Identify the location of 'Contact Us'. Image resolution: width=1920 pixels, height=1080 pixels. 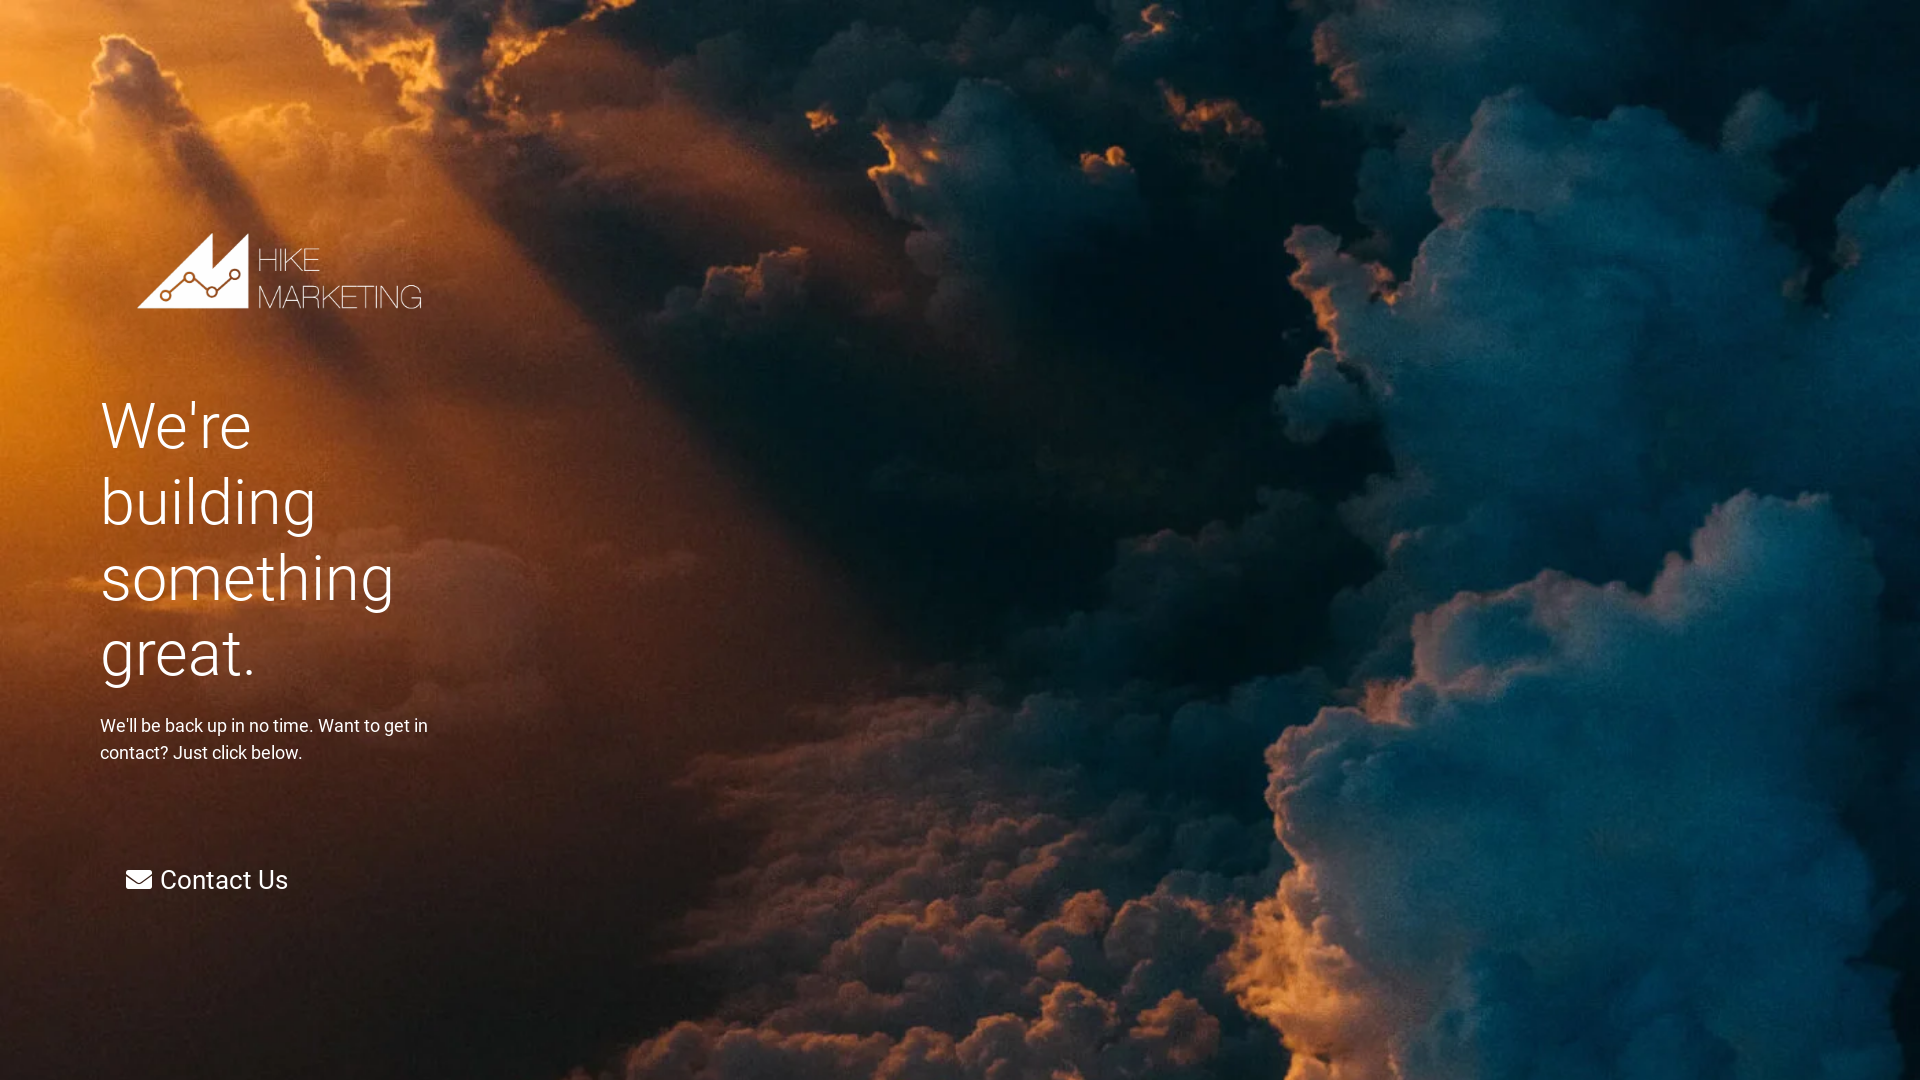
(206, 878).